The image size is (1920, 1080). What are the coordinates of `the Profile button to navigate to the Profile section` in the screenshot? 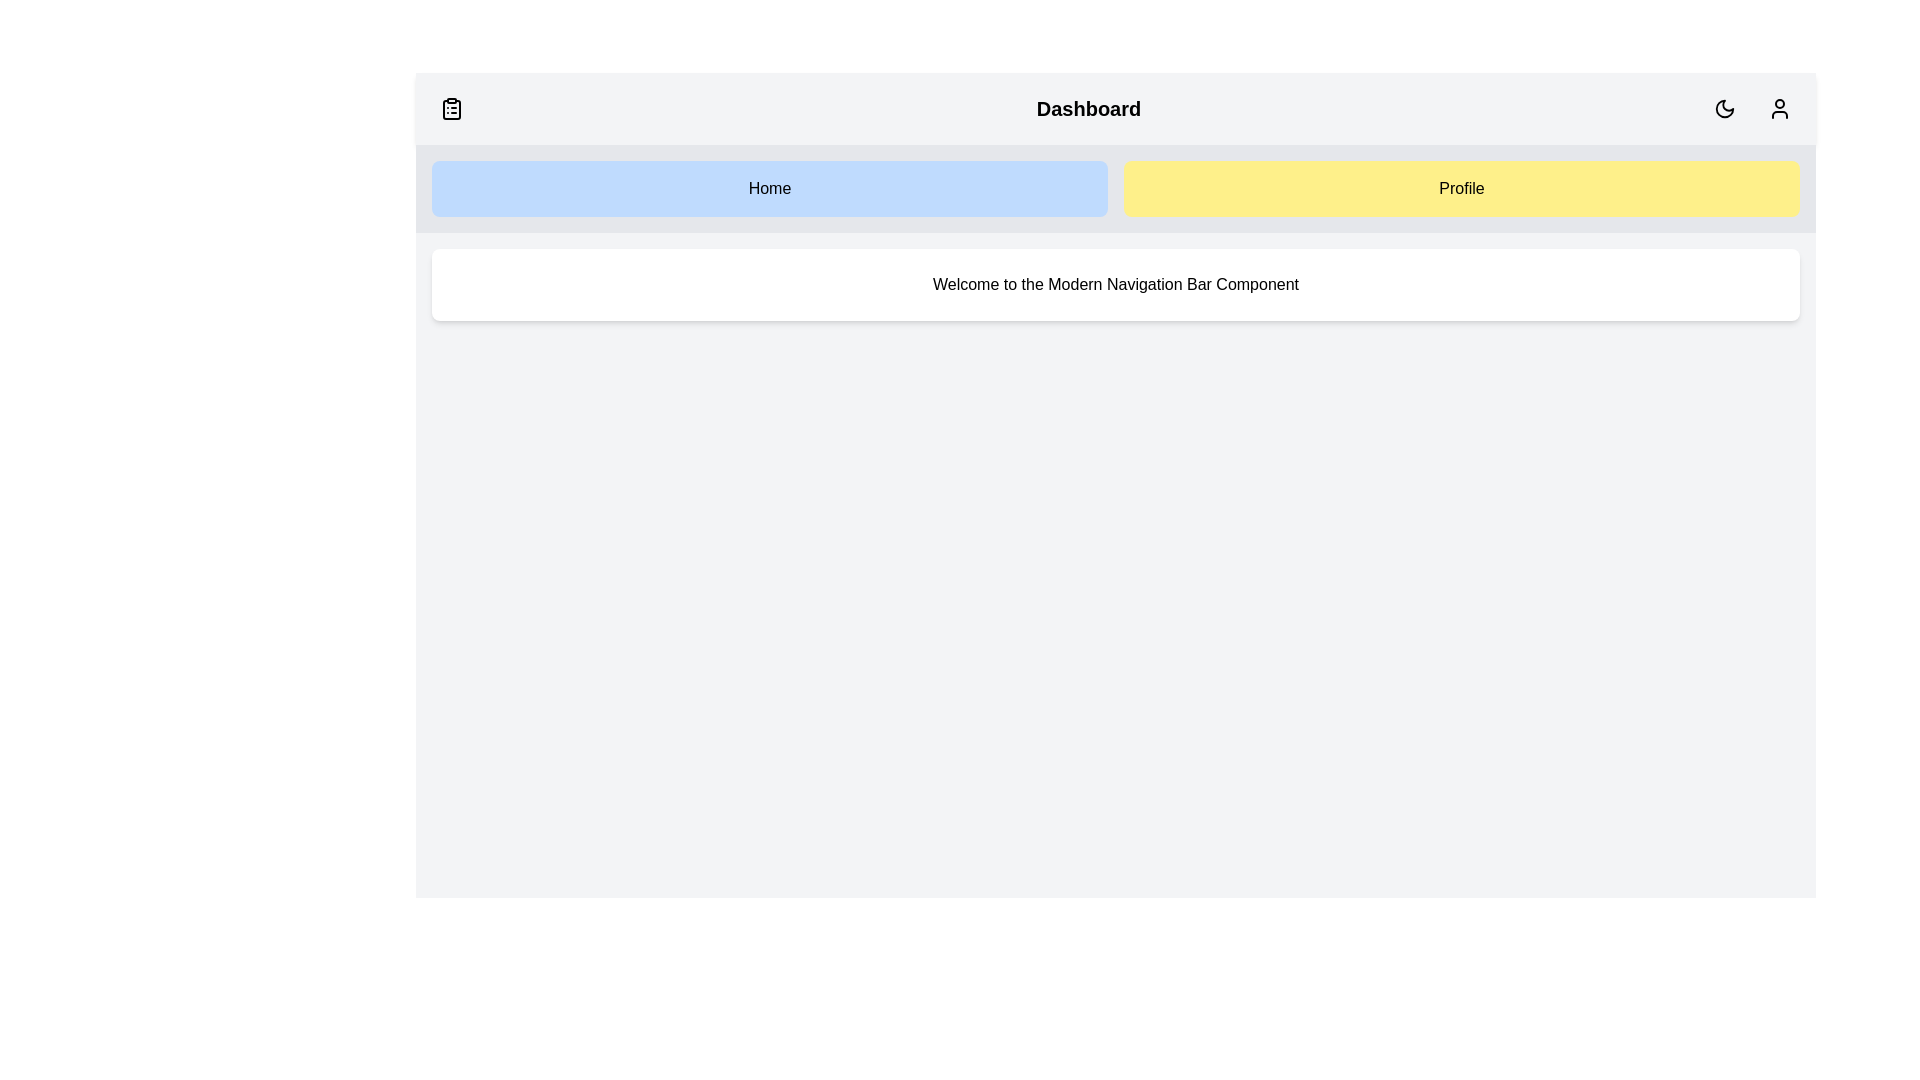 It's located at (1462, 189).